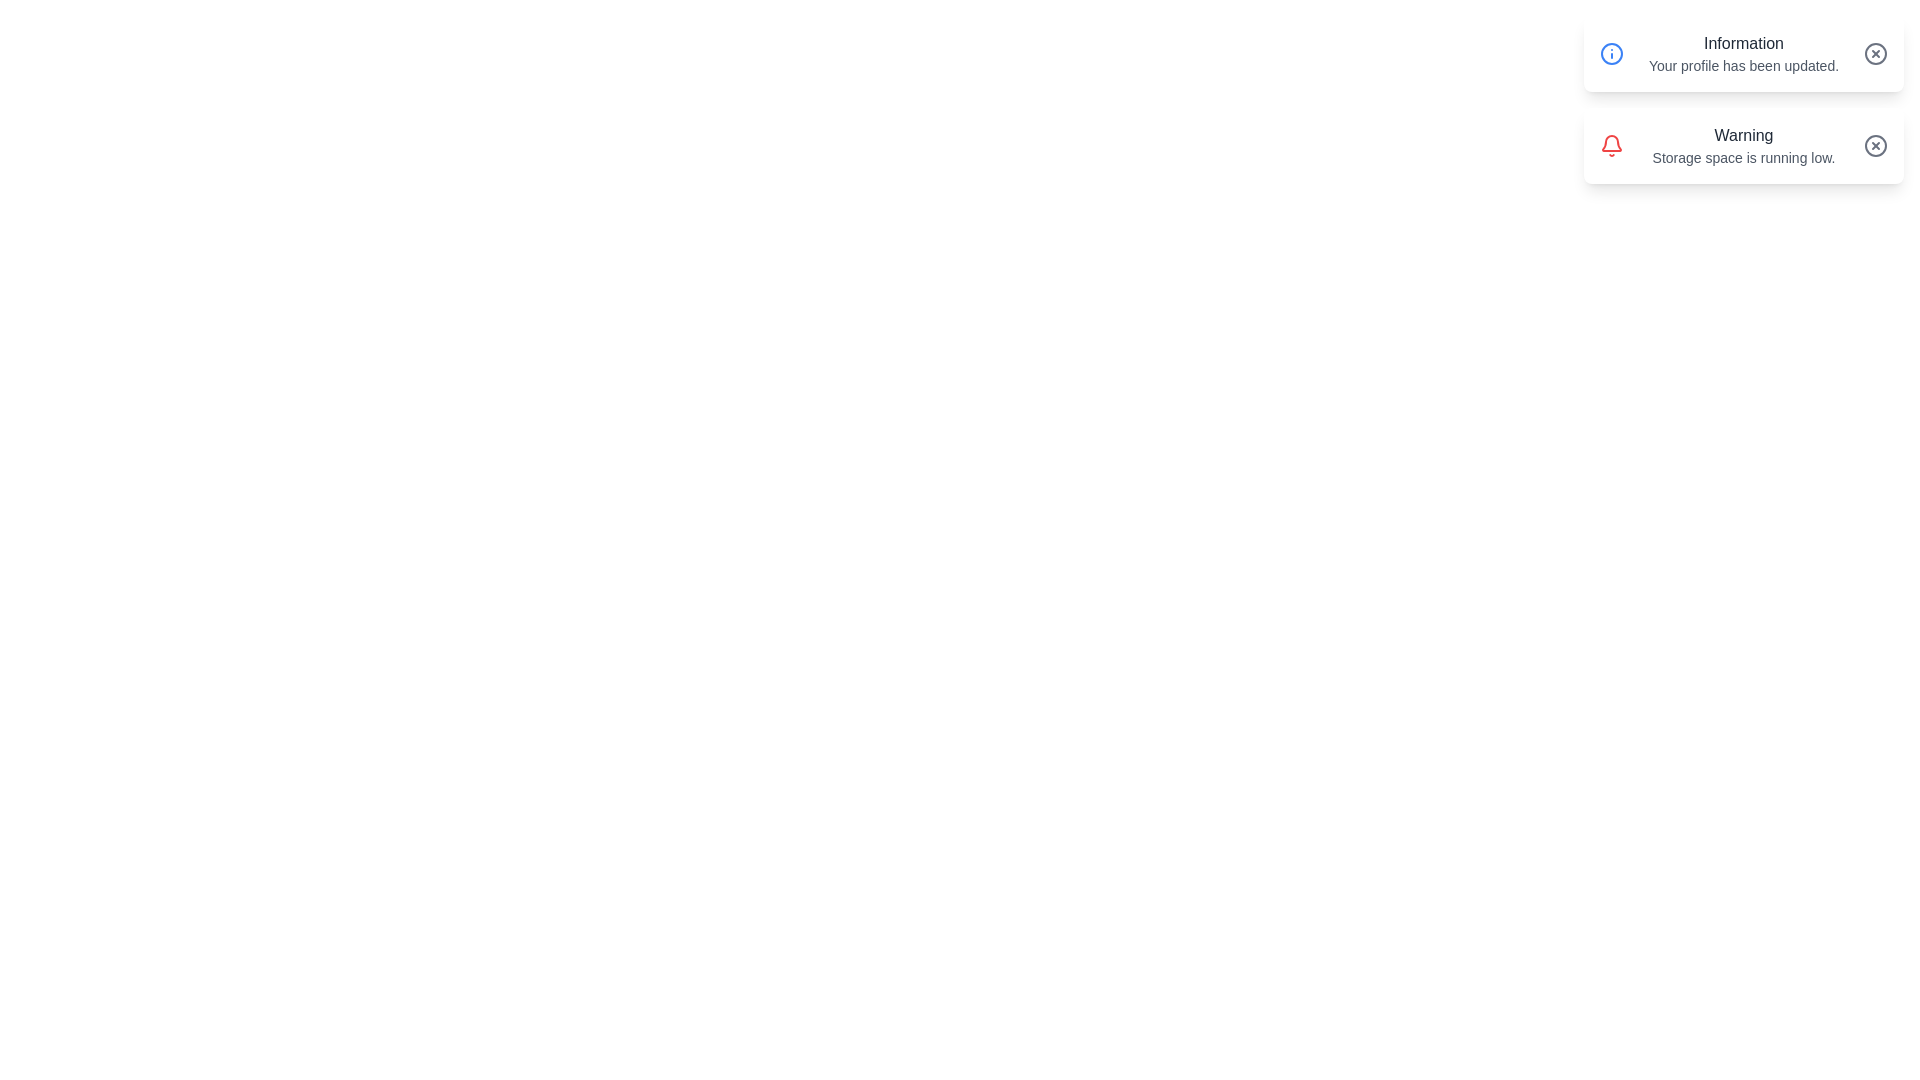 Image resolution: width=1920 pixels, height=1080 pixels. What do you see at coordinates (1875, 53) in the screenshot?
I see `the dismiss button located at the top-right corner of the notification card that displays 'Information' and the message 'Your profile has been updated.'` at bounding box center [1875, 53].